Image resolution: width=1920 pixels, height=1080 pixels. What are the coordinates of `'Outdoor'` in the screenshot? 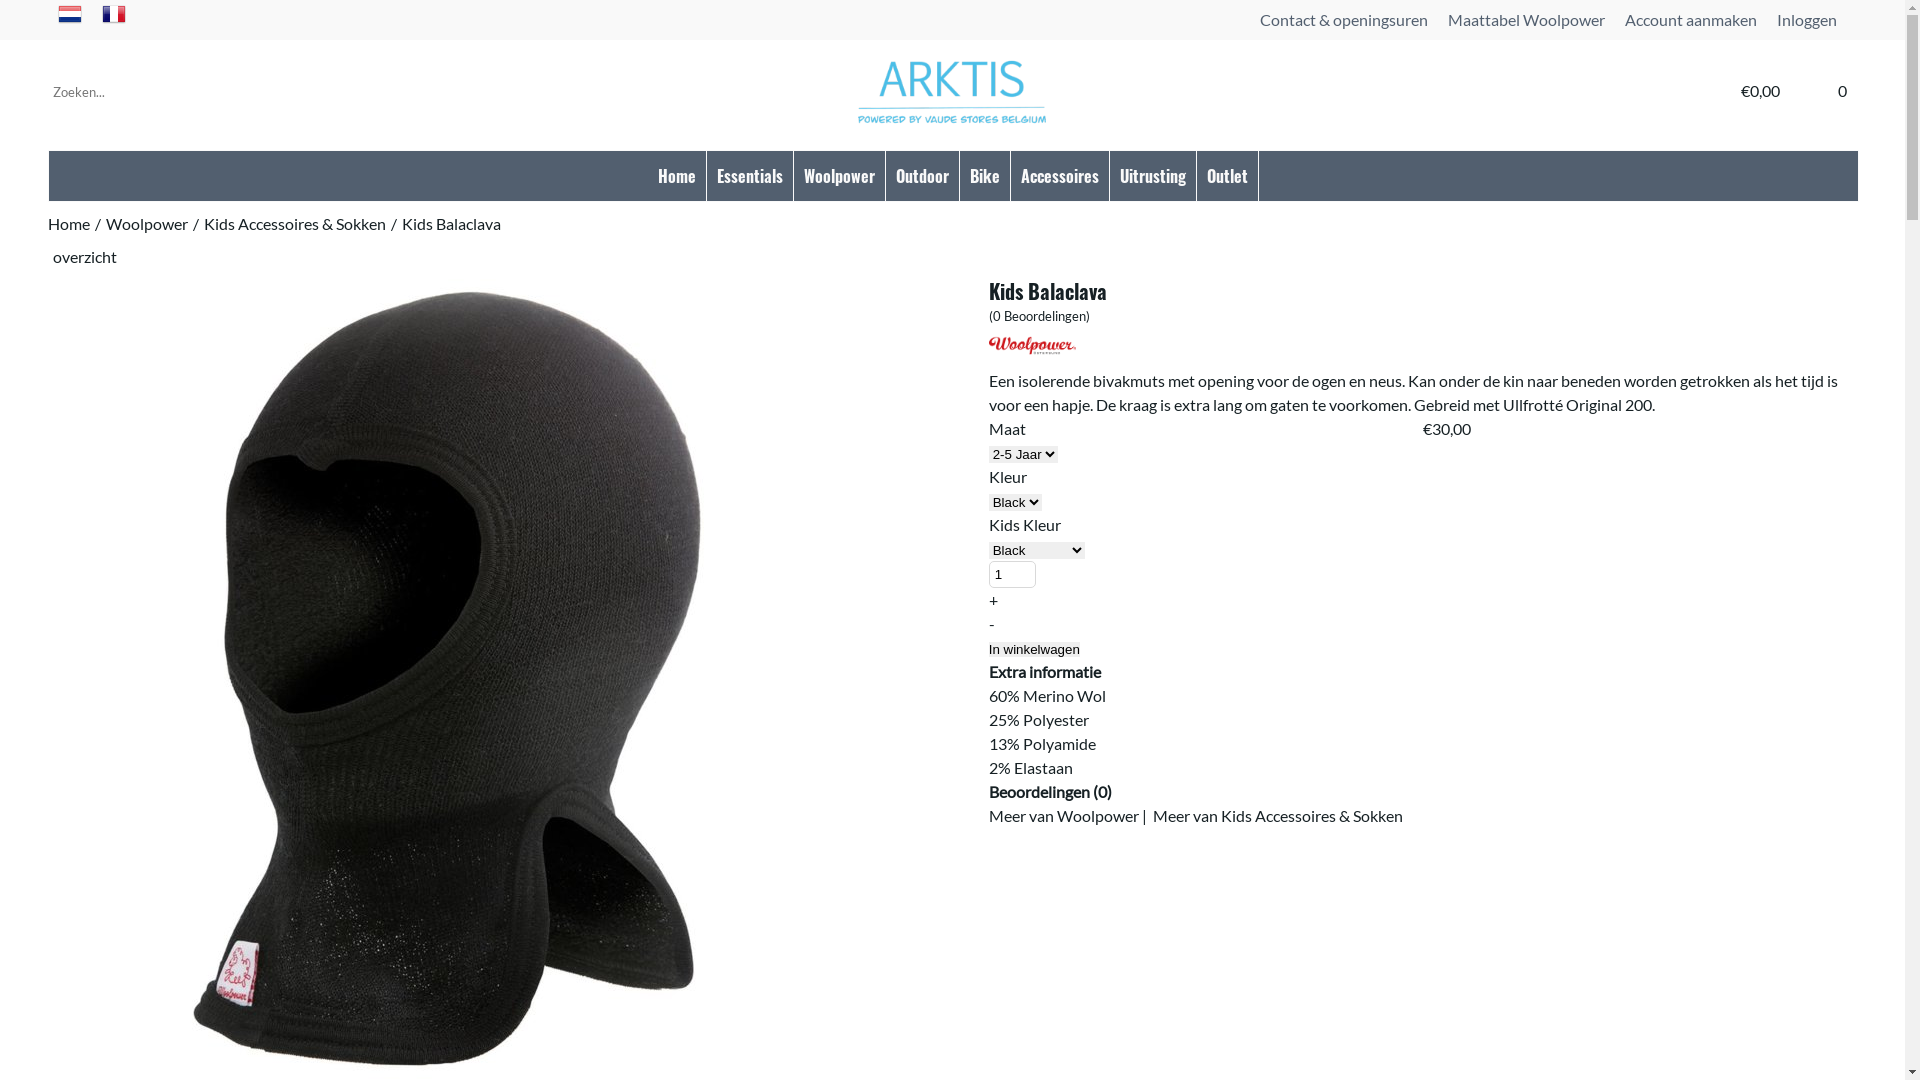 It's located at (921, 175).